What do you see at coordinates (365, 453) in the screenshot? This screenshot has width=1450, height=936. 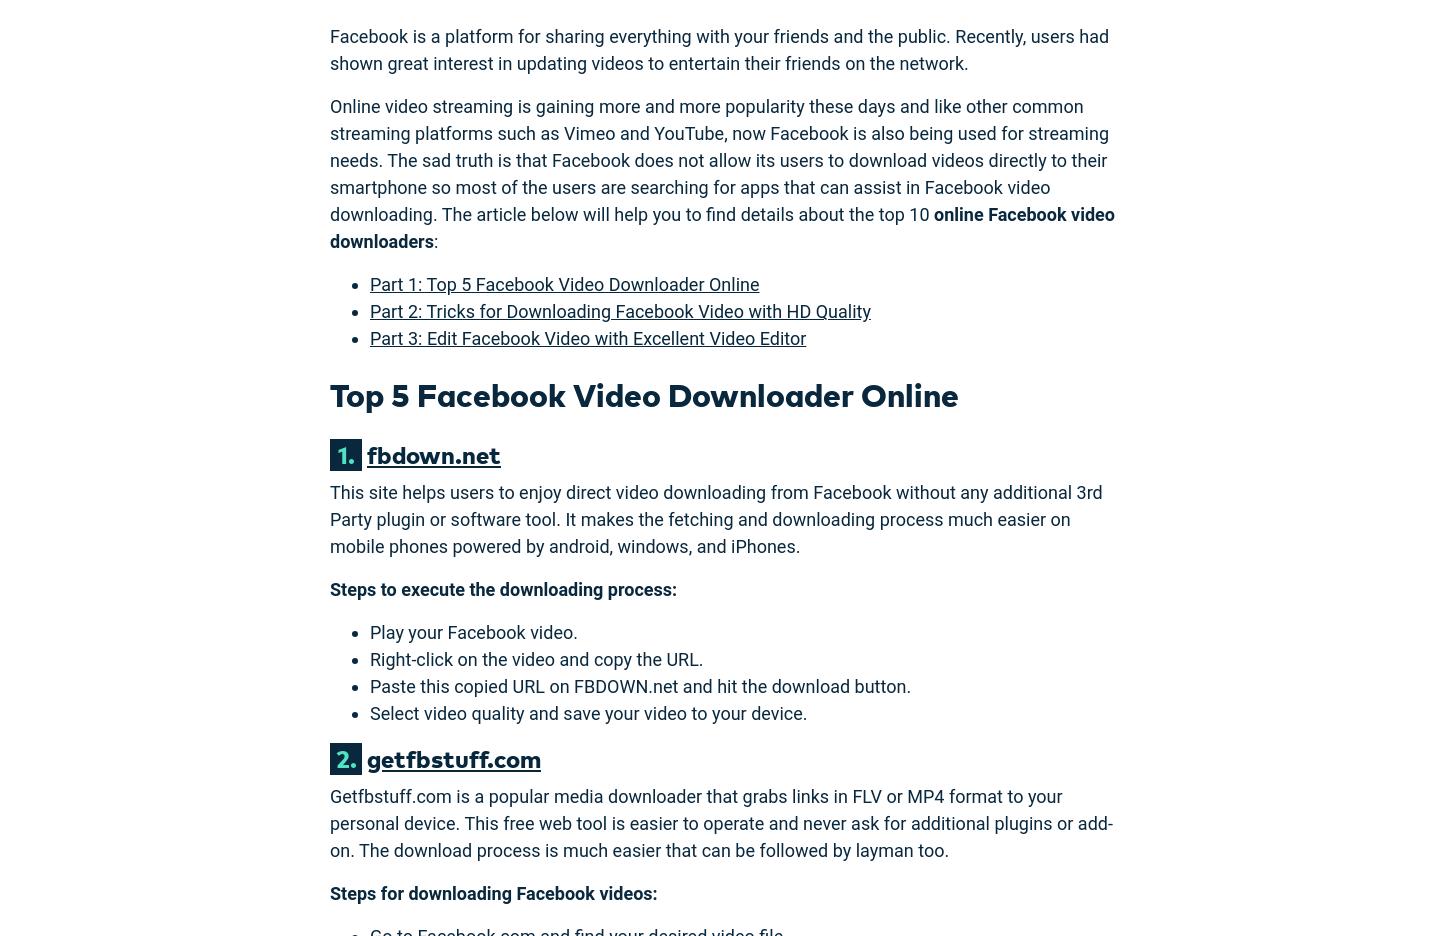 I see `'fbdown.net'` at bounding box center [365, 453].